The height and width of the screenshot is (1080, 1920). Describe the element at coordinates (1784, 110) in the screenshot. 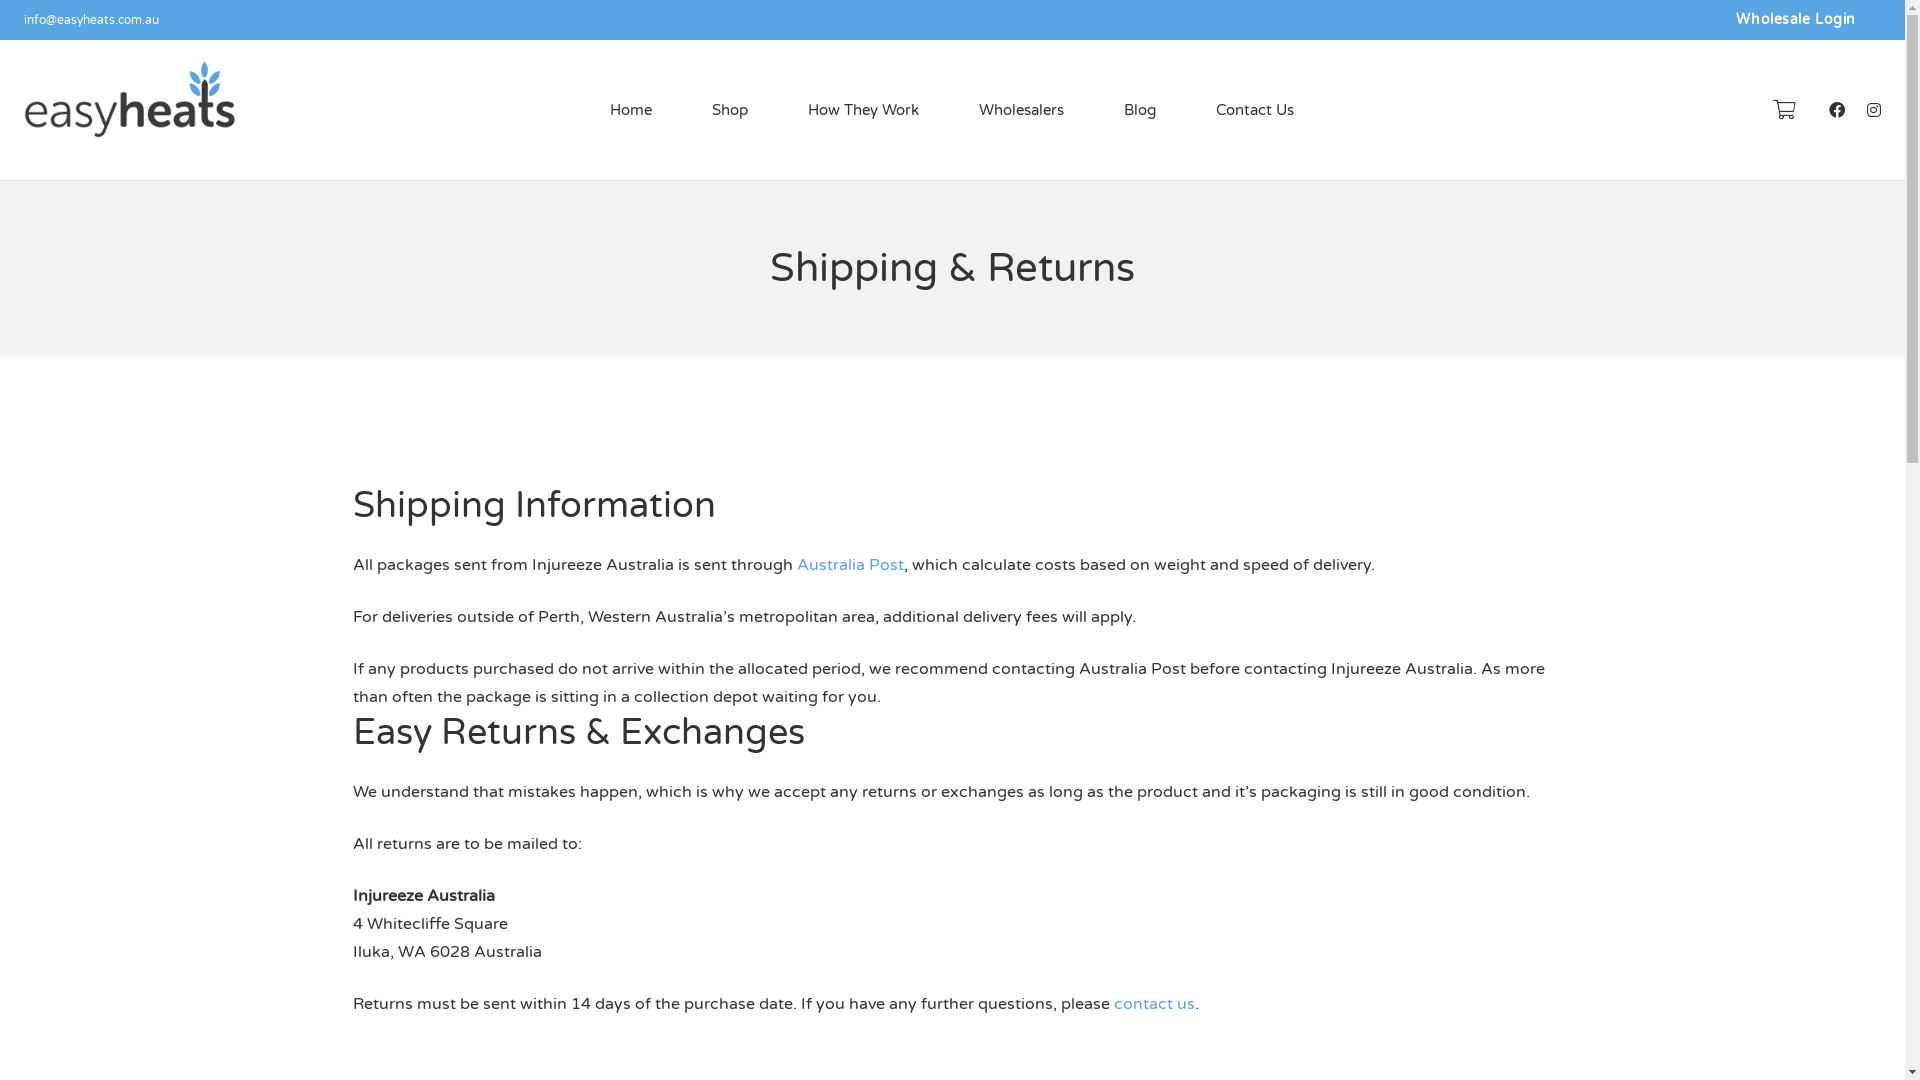

I see `'0'` at that location.